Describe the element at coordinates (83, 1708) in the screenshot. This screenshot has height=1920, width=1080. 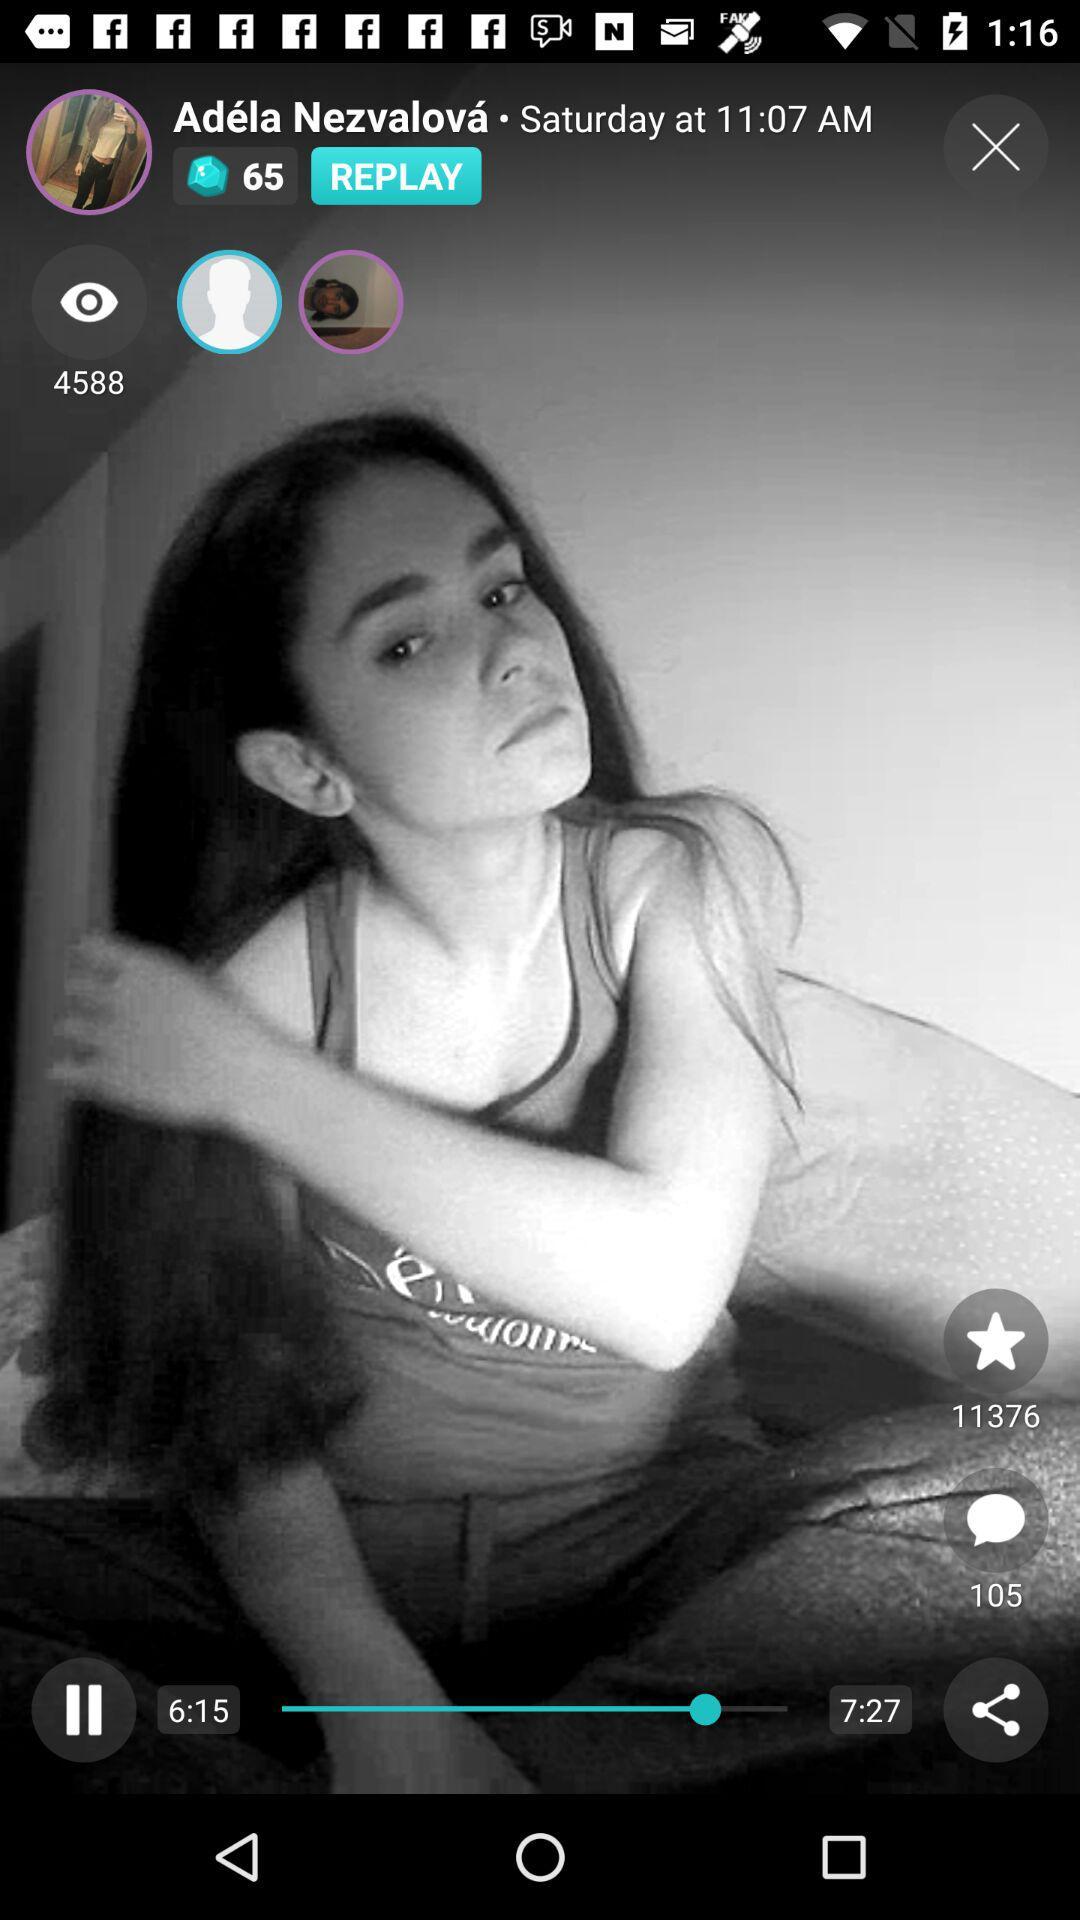
I see `pause` at that location.